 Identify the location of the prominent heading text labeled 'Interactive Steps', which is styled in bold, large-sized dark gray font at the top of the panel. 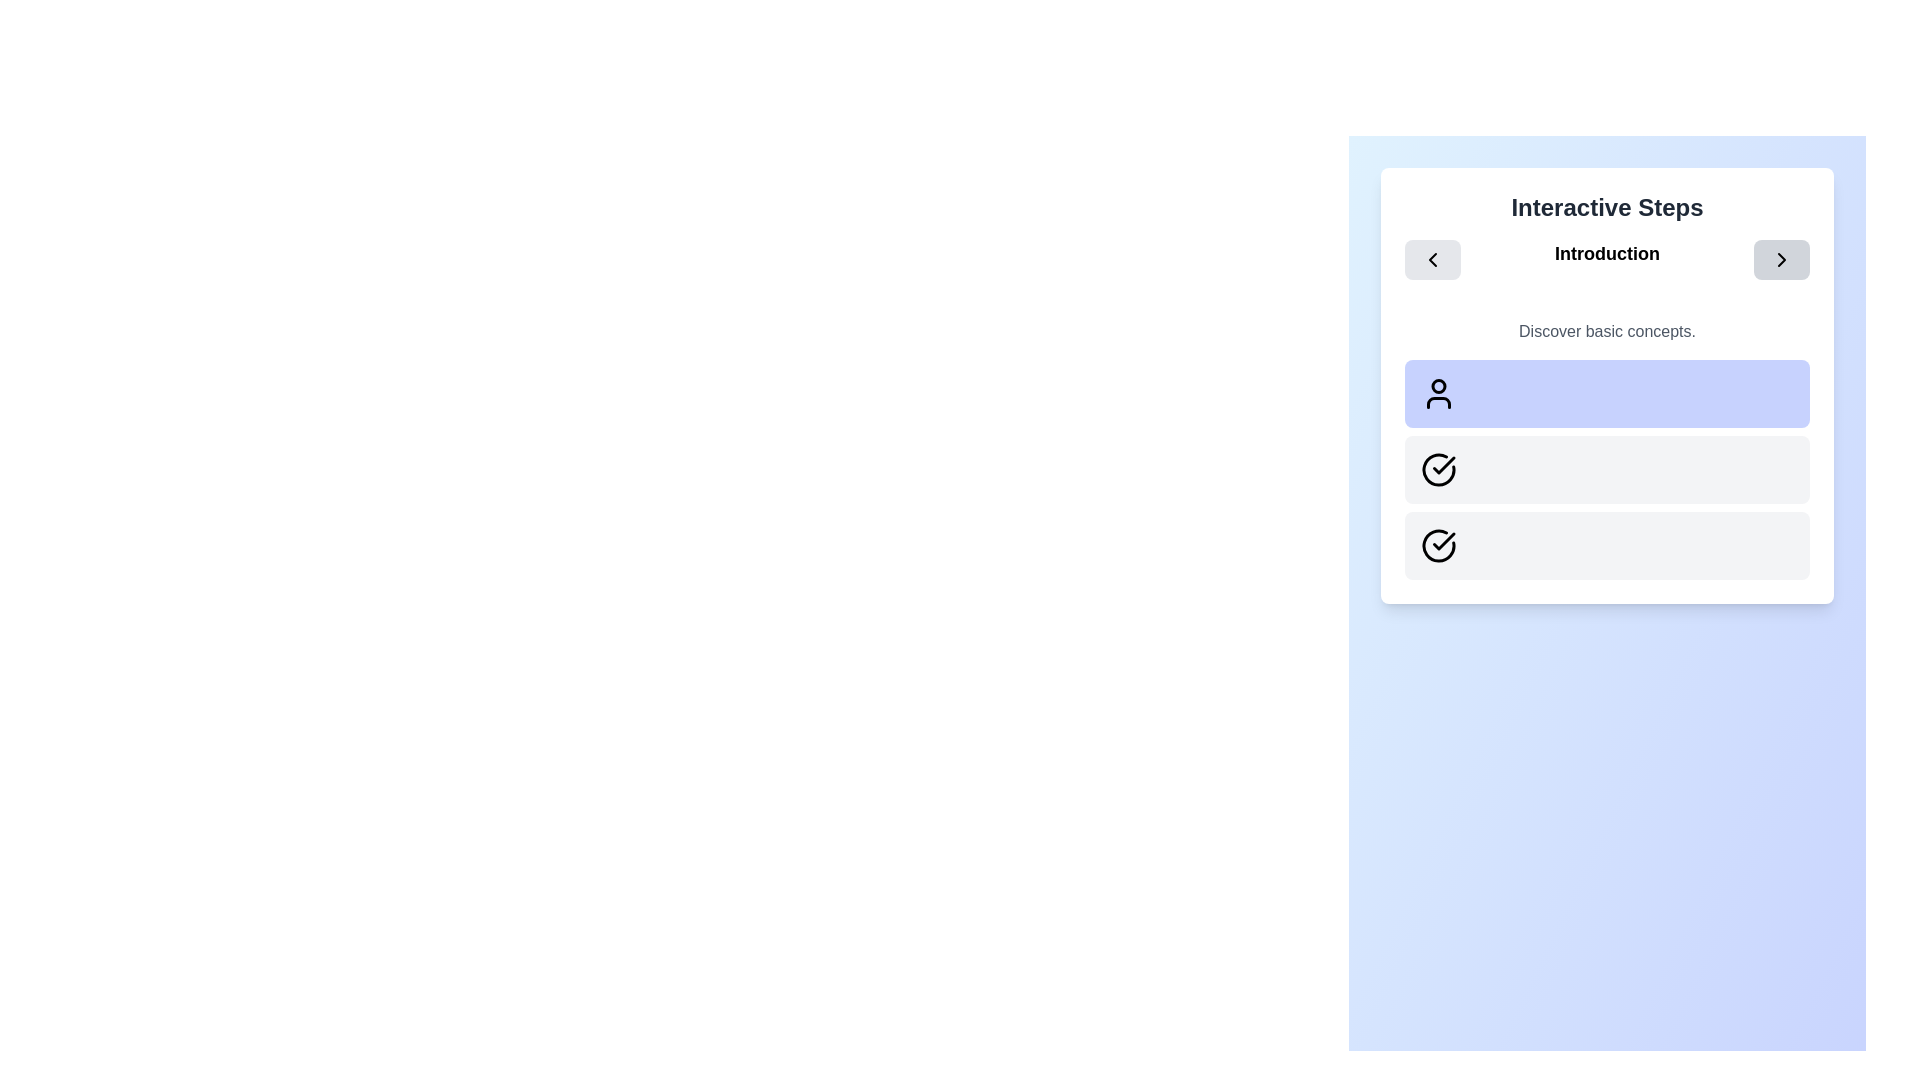
(1607, 208).